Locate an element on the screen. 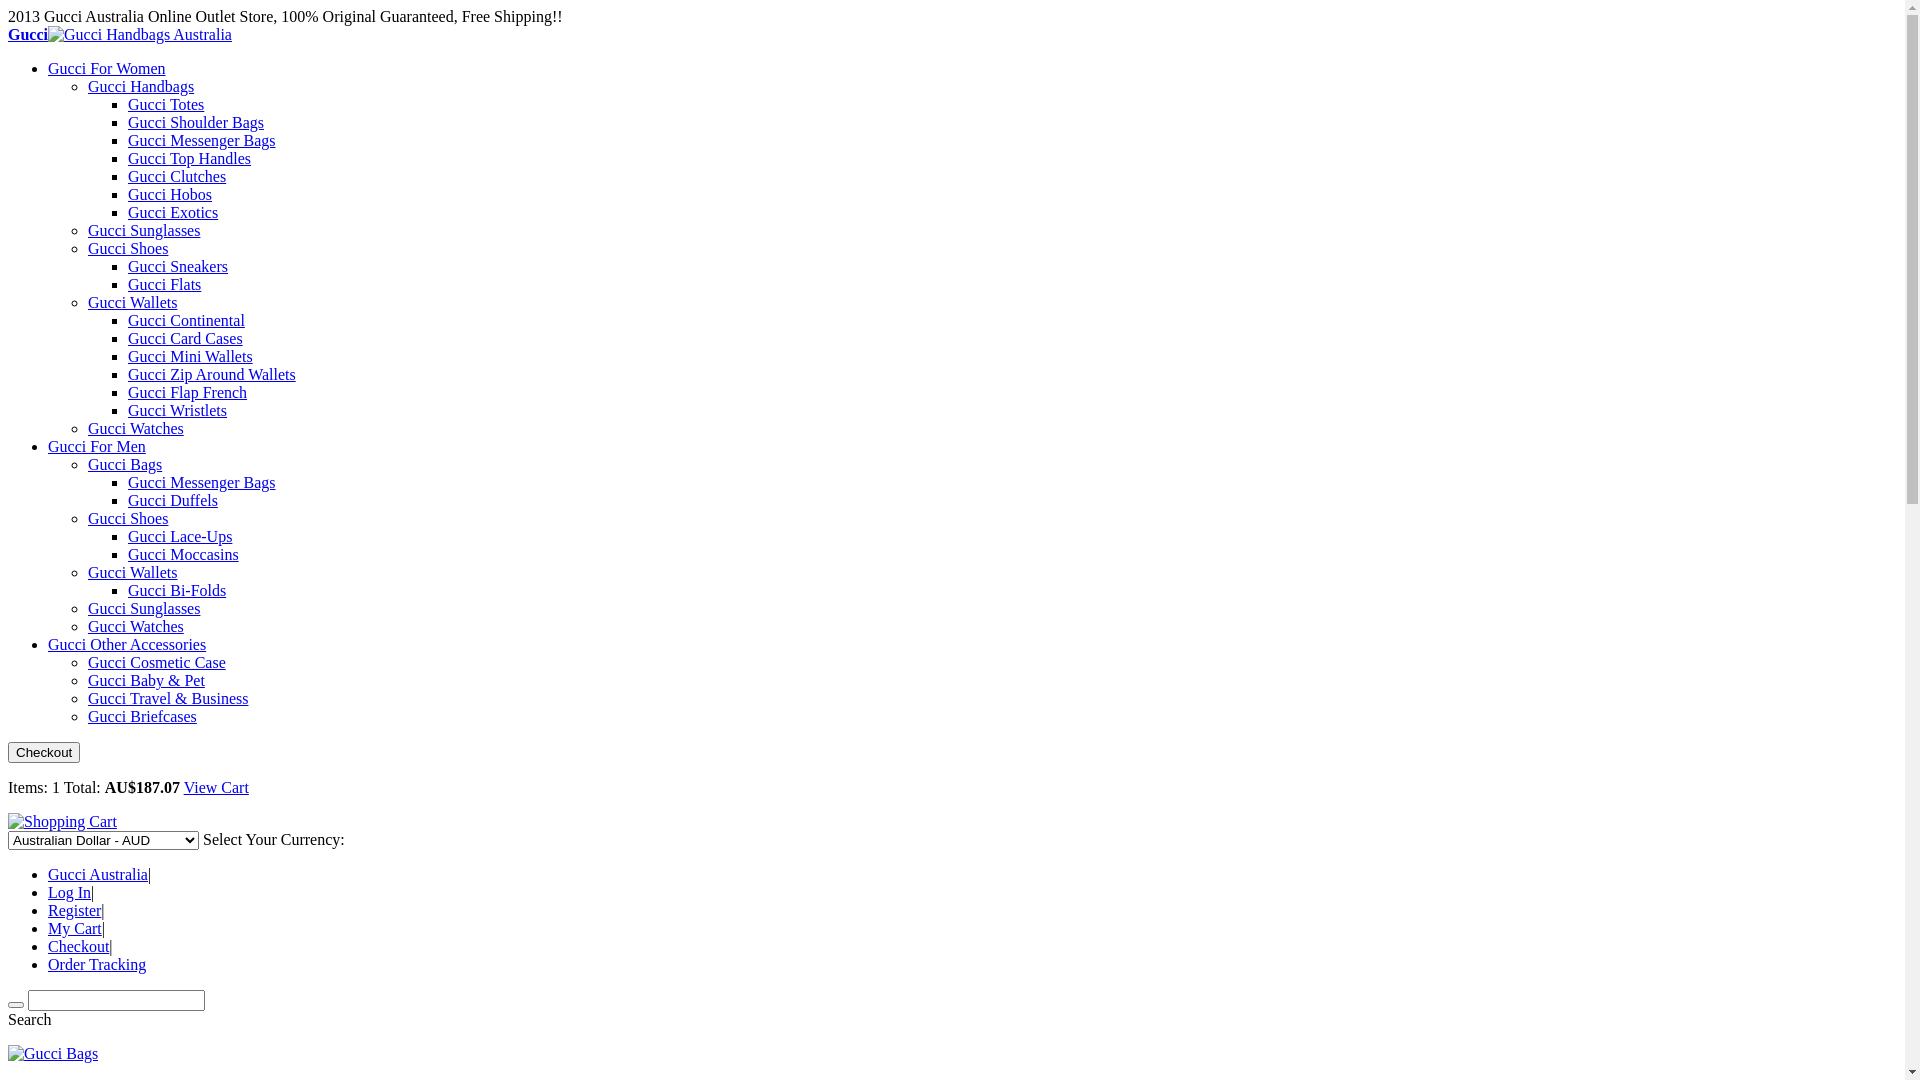 This screenshot has height=1080, width=1920. 'Order Tracking' is located at coordinates (95, 963).